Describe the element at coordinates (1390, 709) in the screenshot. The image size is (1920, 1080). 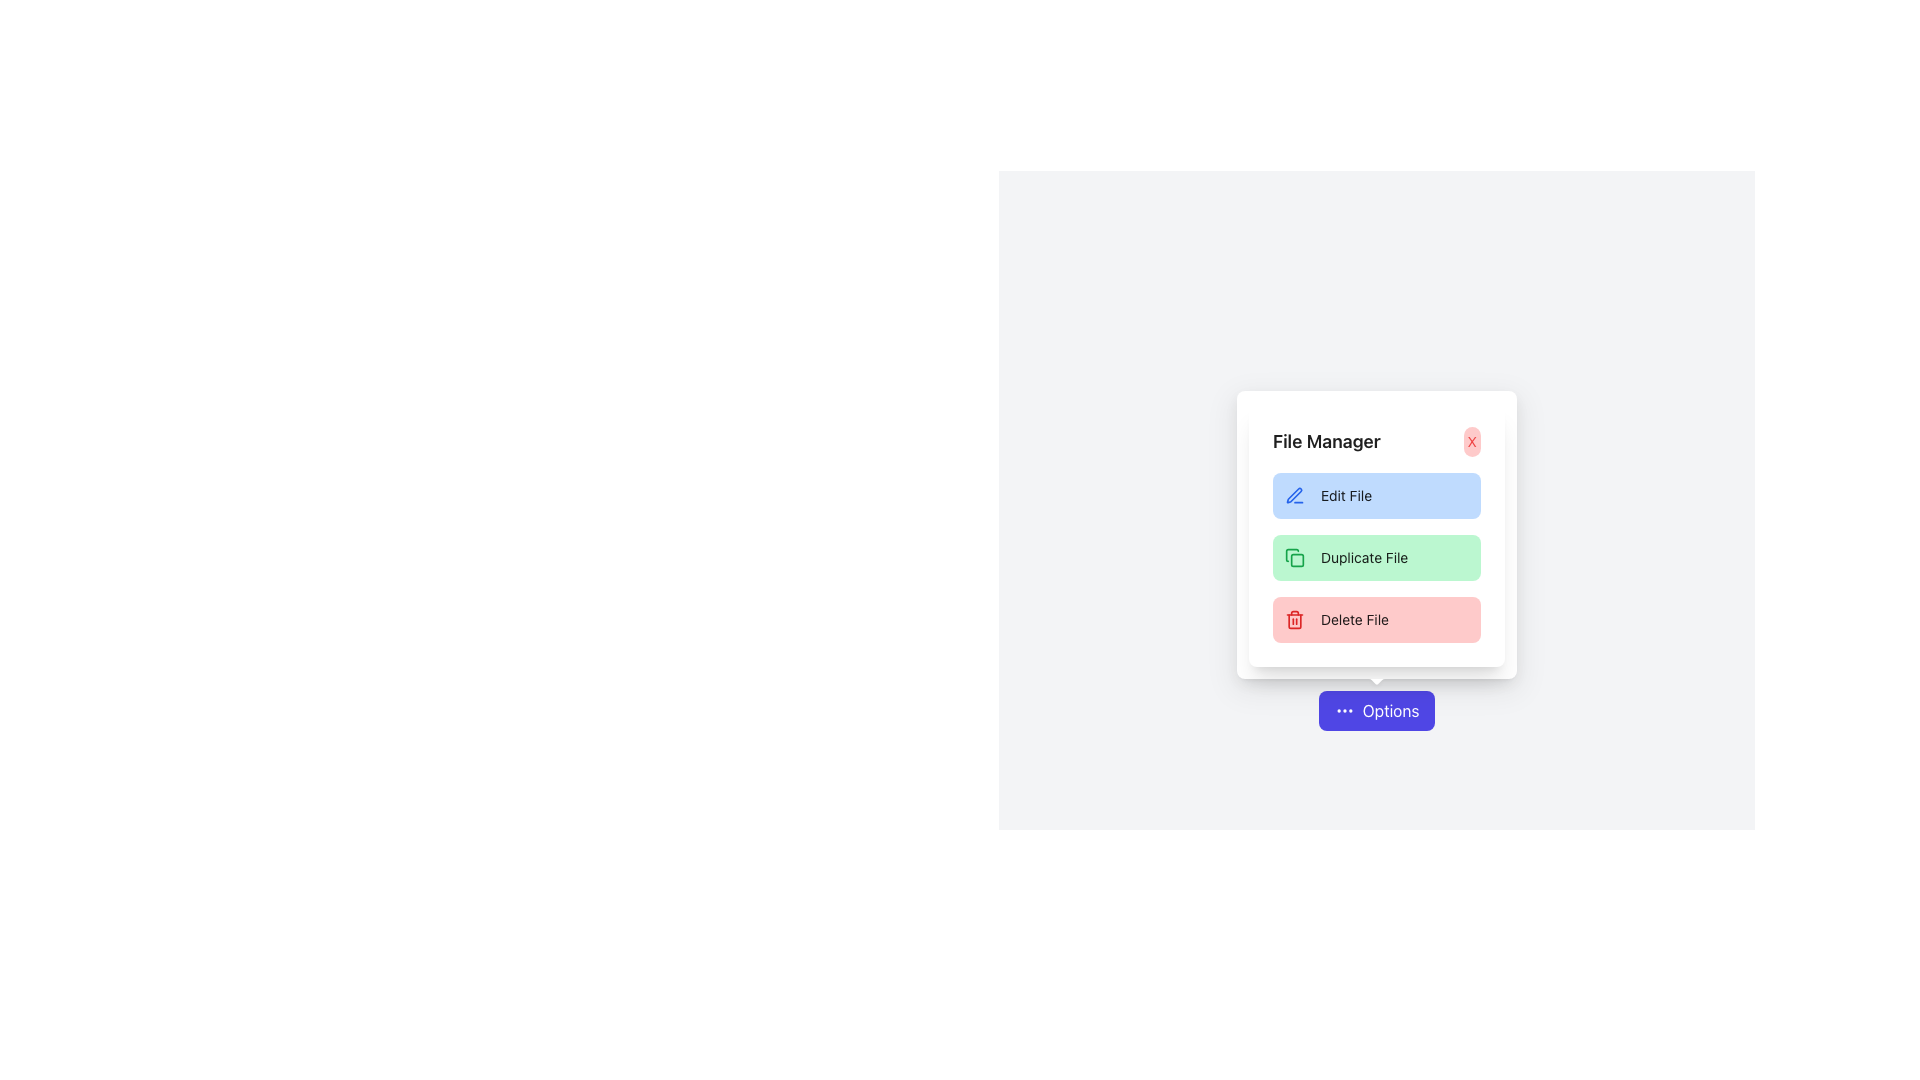
I see `the 'Options' text which is styled in a bold, white font within a blue rounded rectangular button below the 'File Manager' popover` at that location.